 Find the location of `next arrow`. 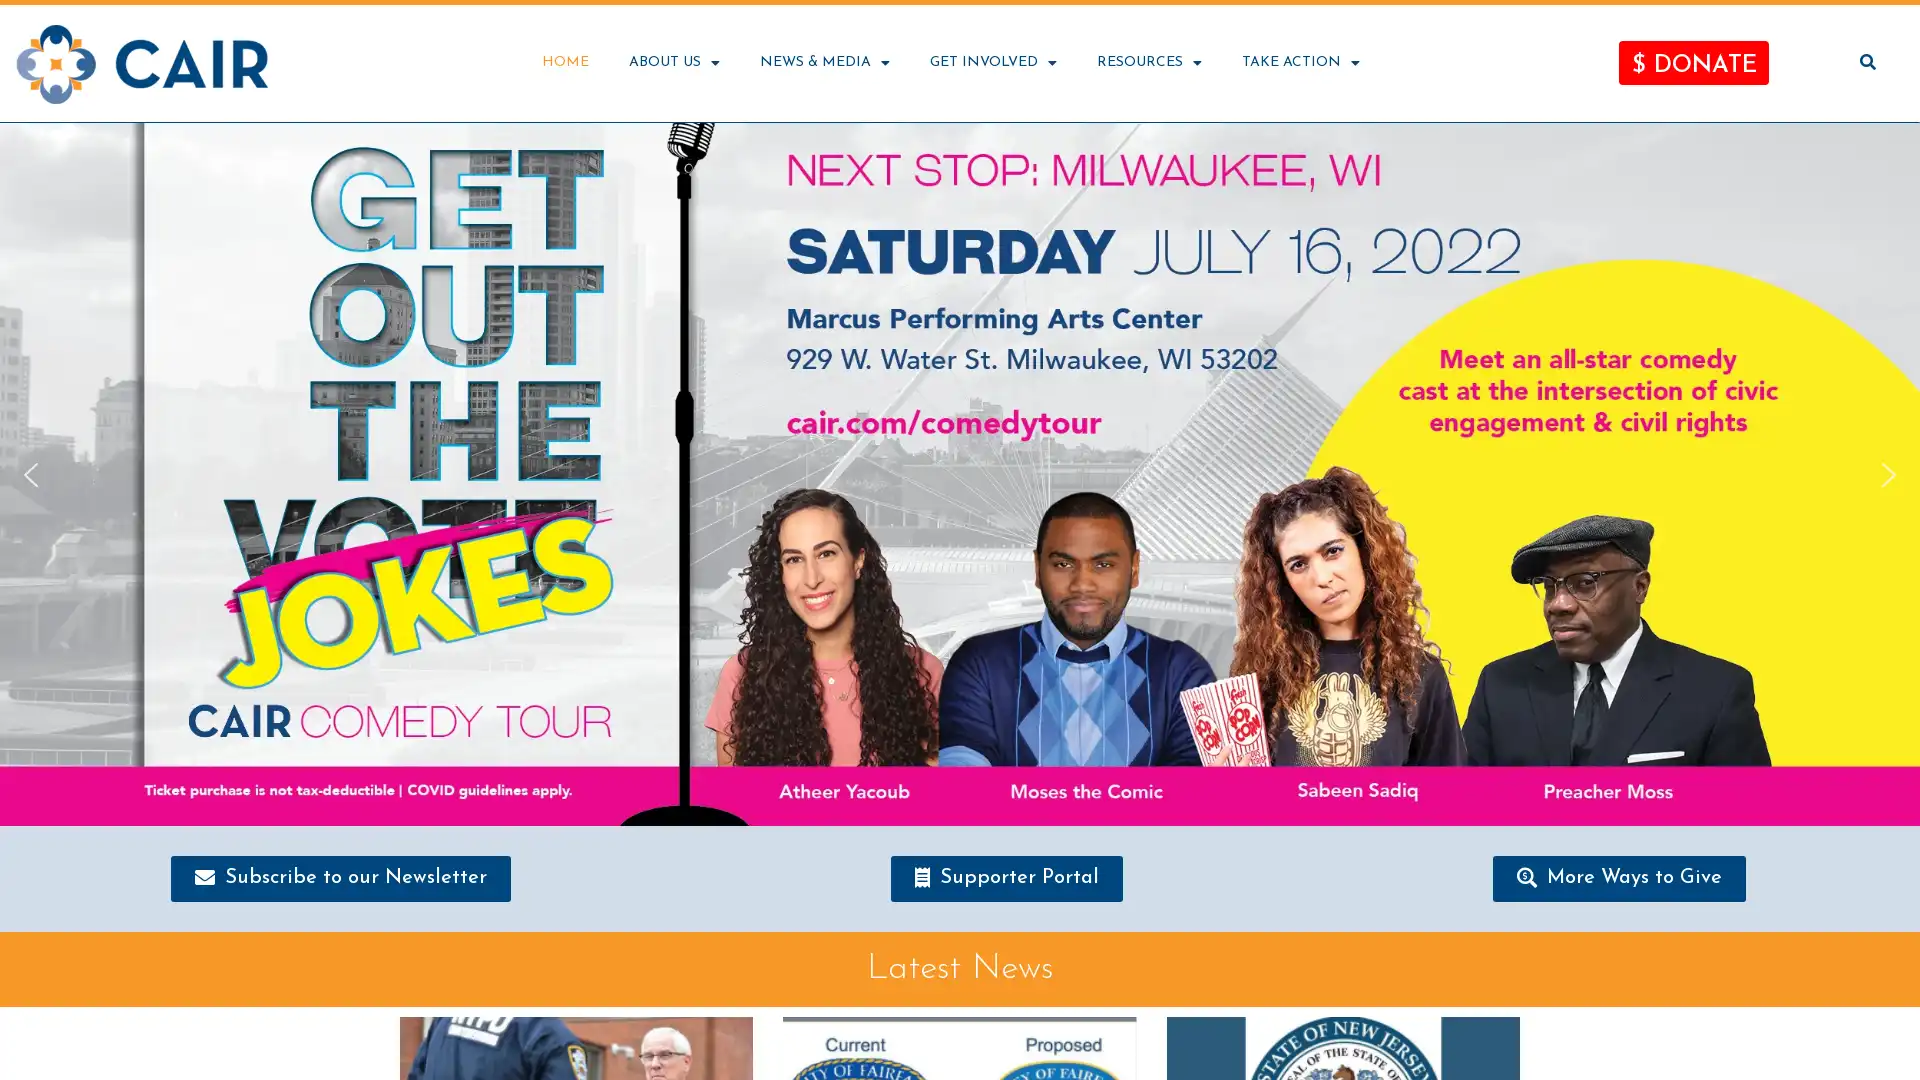

next arrow is located at coordinates (1888, 474).